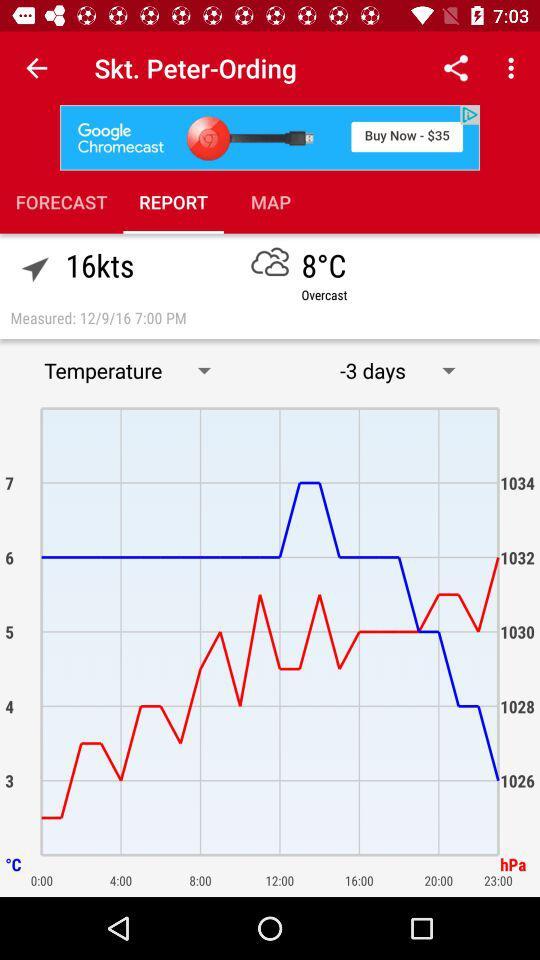  What do you see at coordinates (270, 136) in the screenshot?
I see `advertisement` at bounding box center [270, 136].